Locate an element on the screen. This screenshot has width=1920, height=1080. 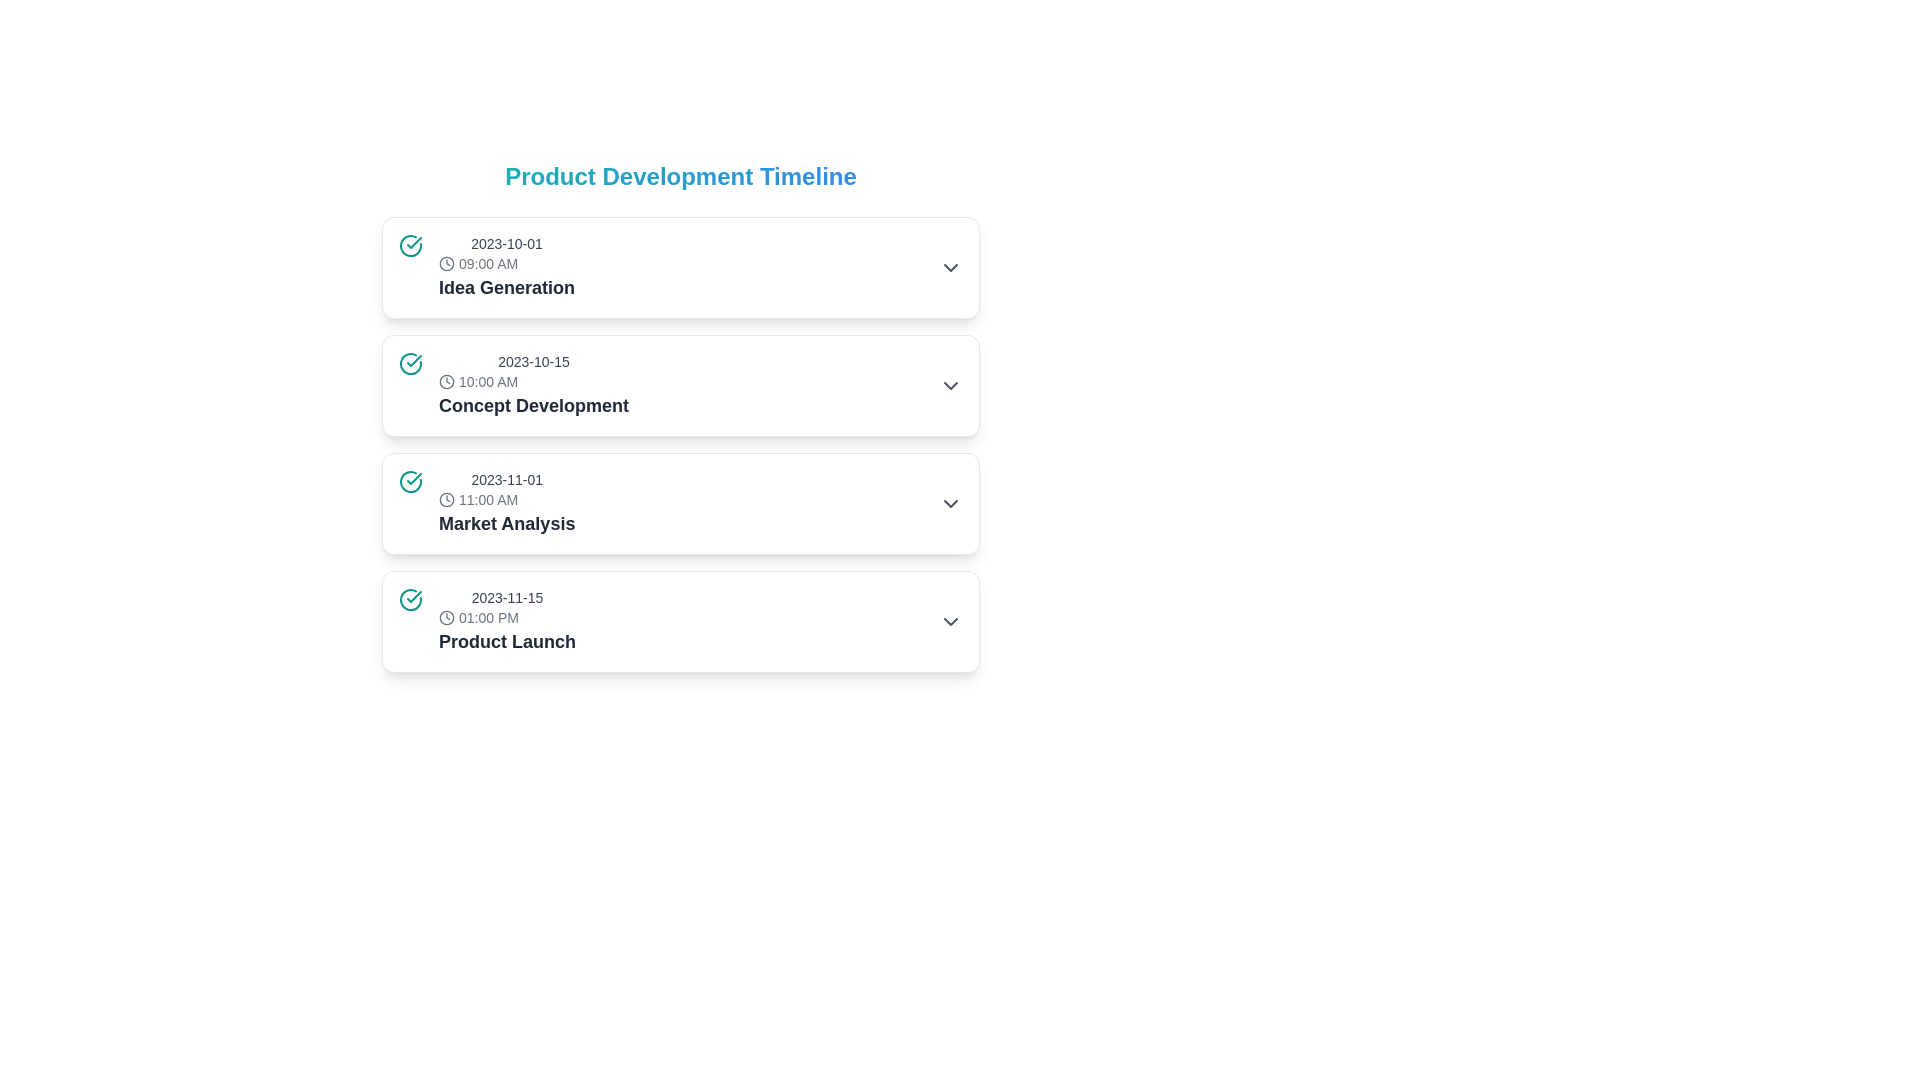
the static text component displaying '09:00 AM' with a clock icon, located in the first row of the timeline list is located at coordinates (507, 262).